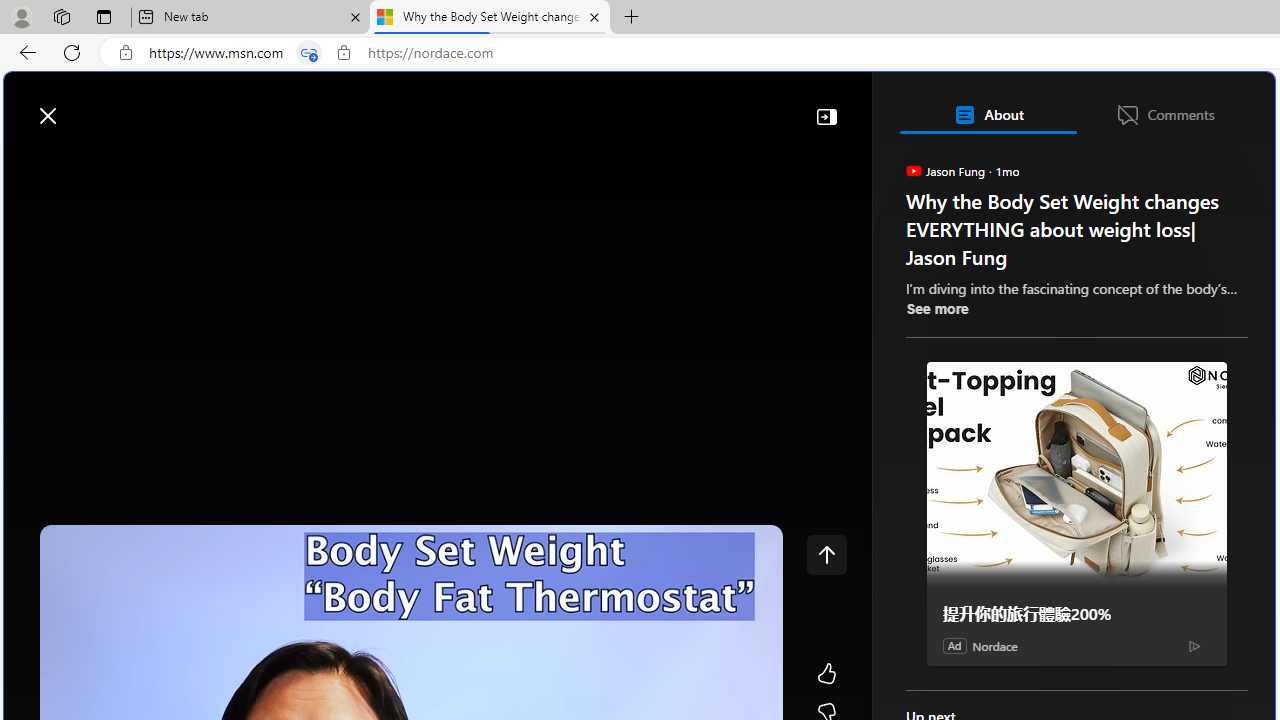 This screenshot has width=1280, height=720. Describe the element at coordinates (172, 162) in the screenshot. I see `'Following'` at that location.